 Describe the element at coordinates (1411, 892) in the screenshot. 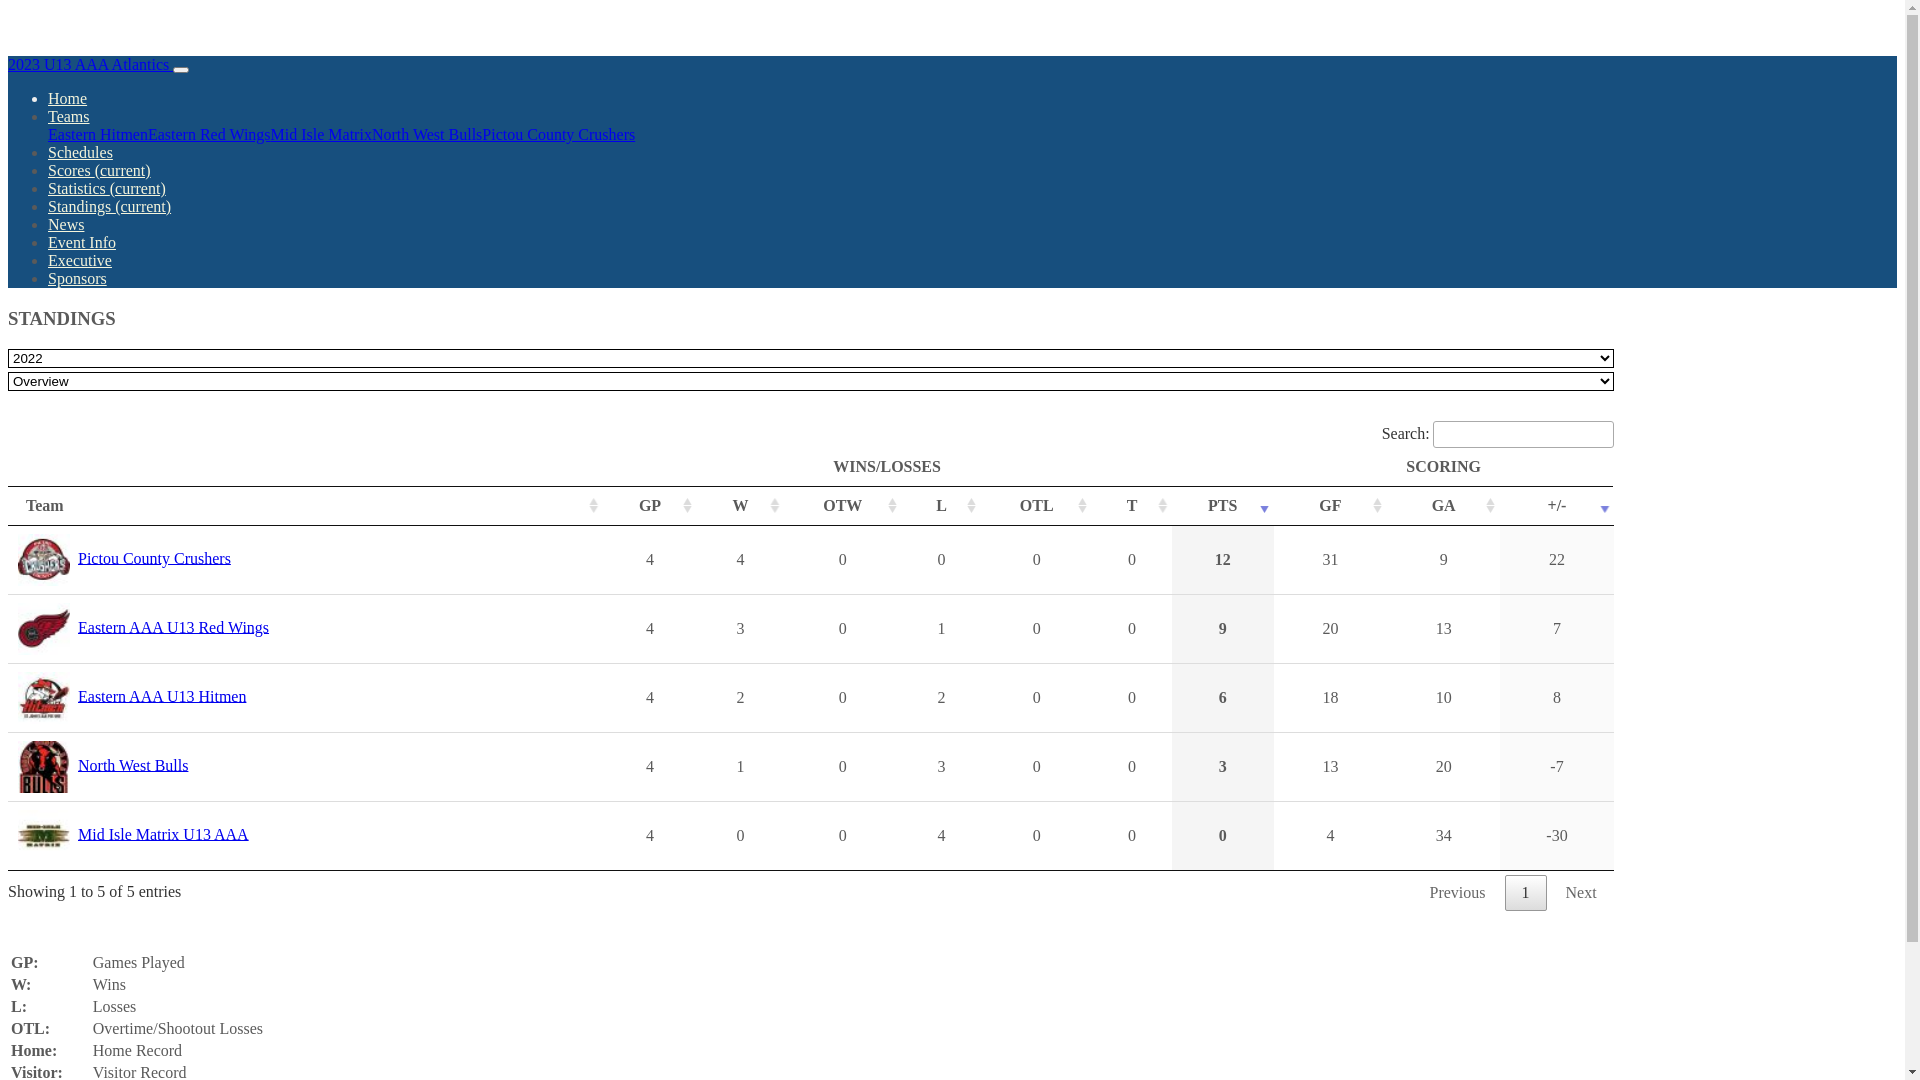

I see `'Previous'` at that location.